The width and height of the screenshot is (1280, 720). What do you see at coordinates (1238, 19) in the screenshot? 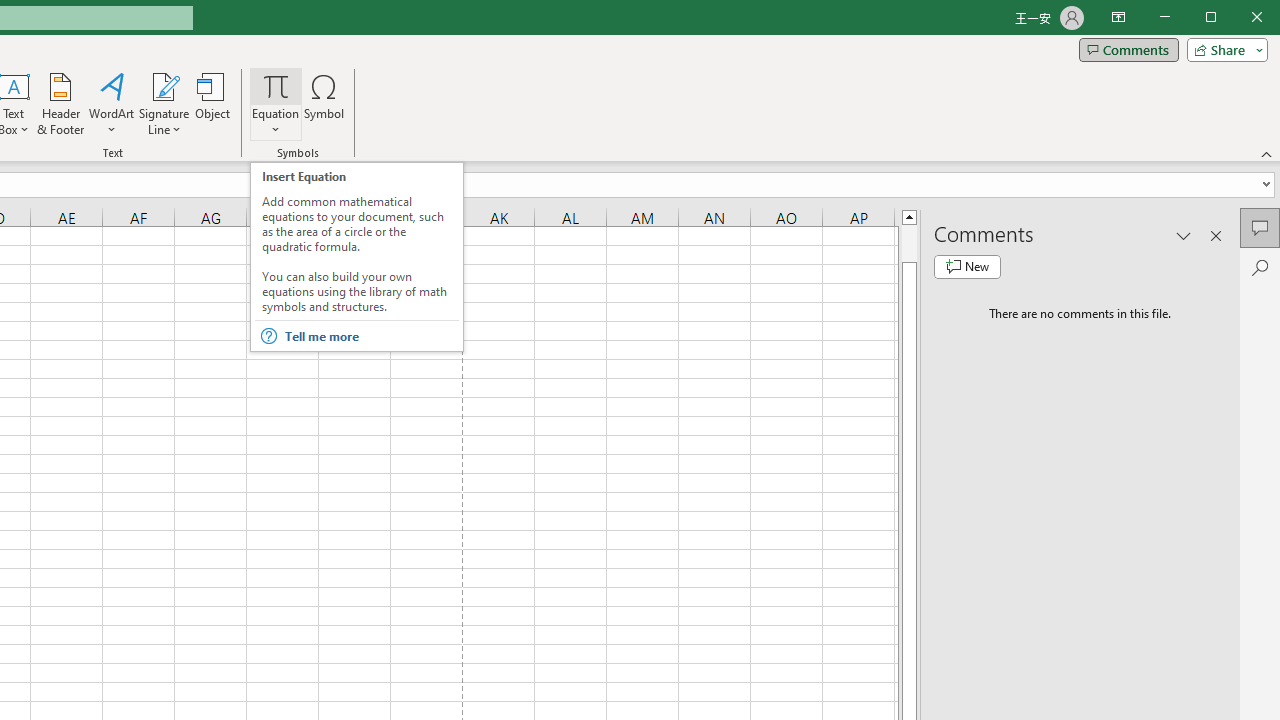
I see `'Maximize'` at bounding box center [1238, 19].